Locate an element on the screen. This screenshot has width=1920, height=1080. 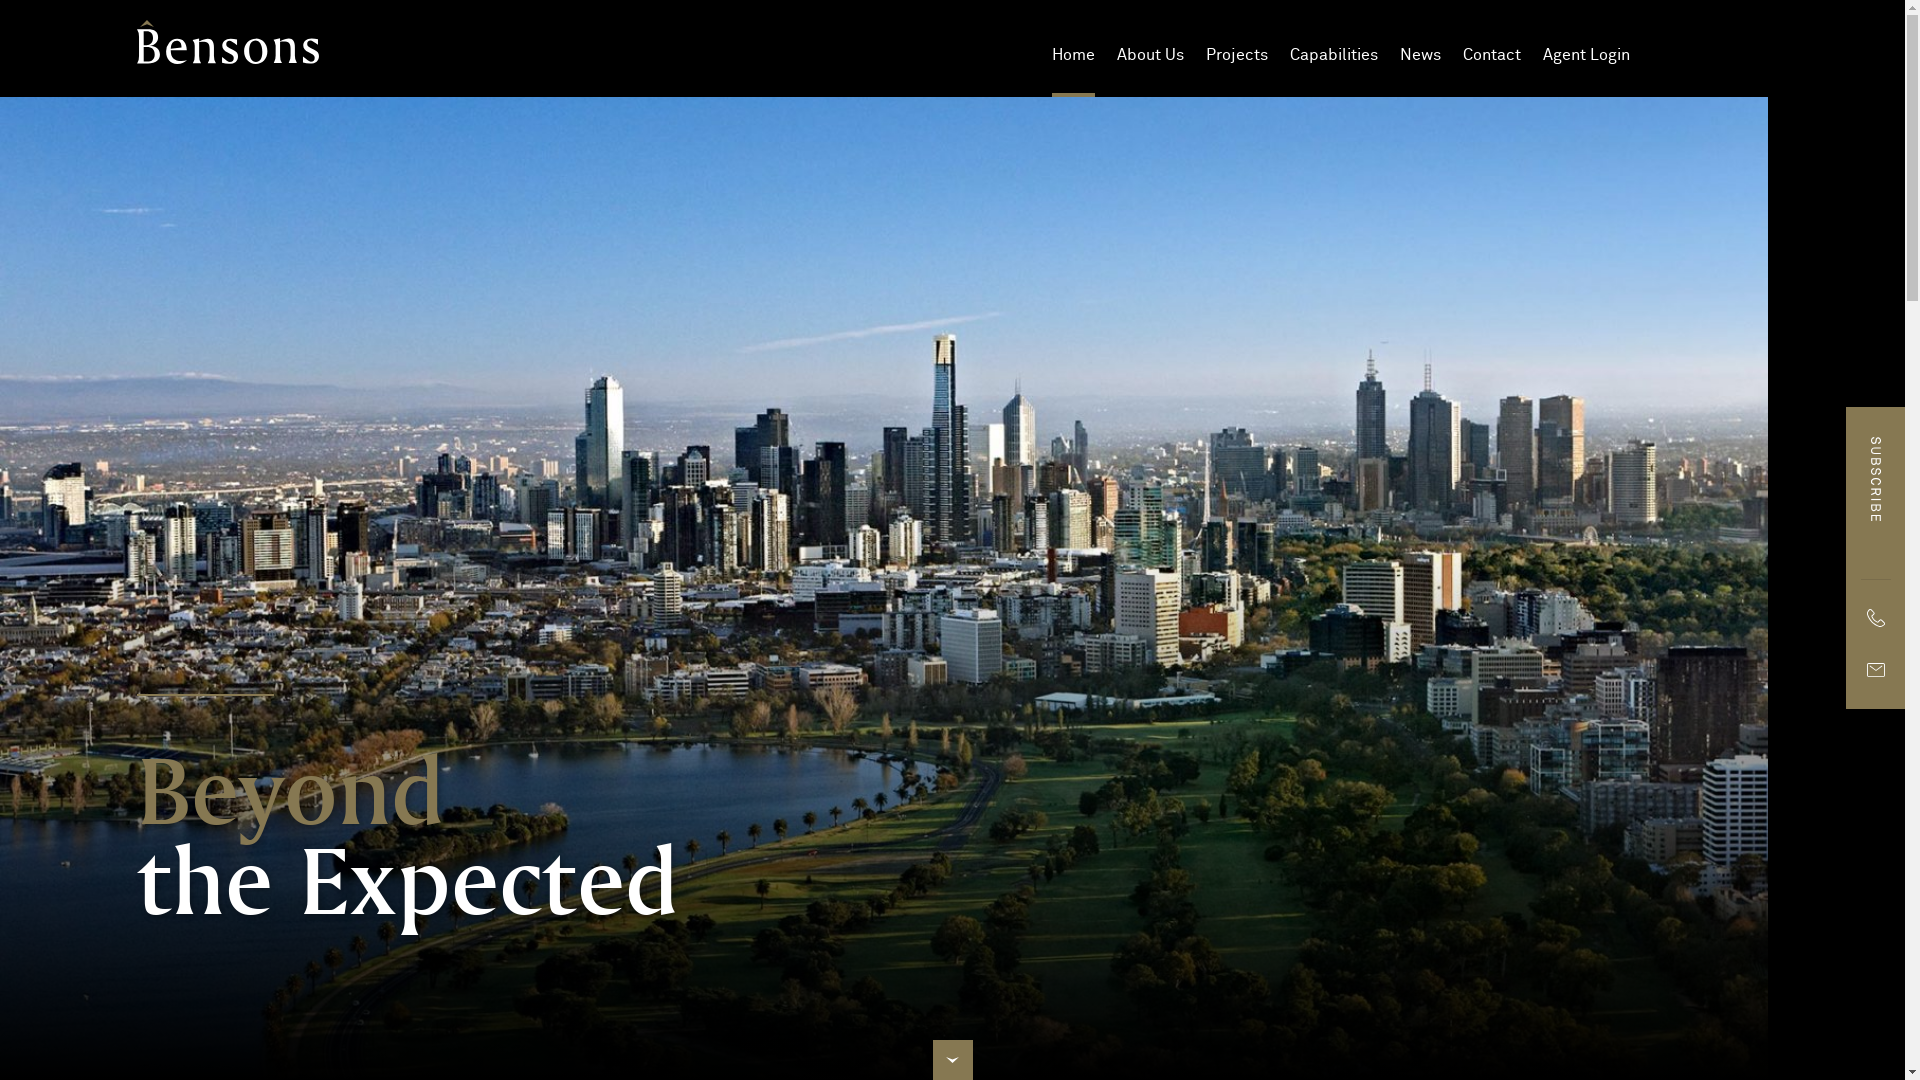
'Projects' is located at coordinates (1236, 53).